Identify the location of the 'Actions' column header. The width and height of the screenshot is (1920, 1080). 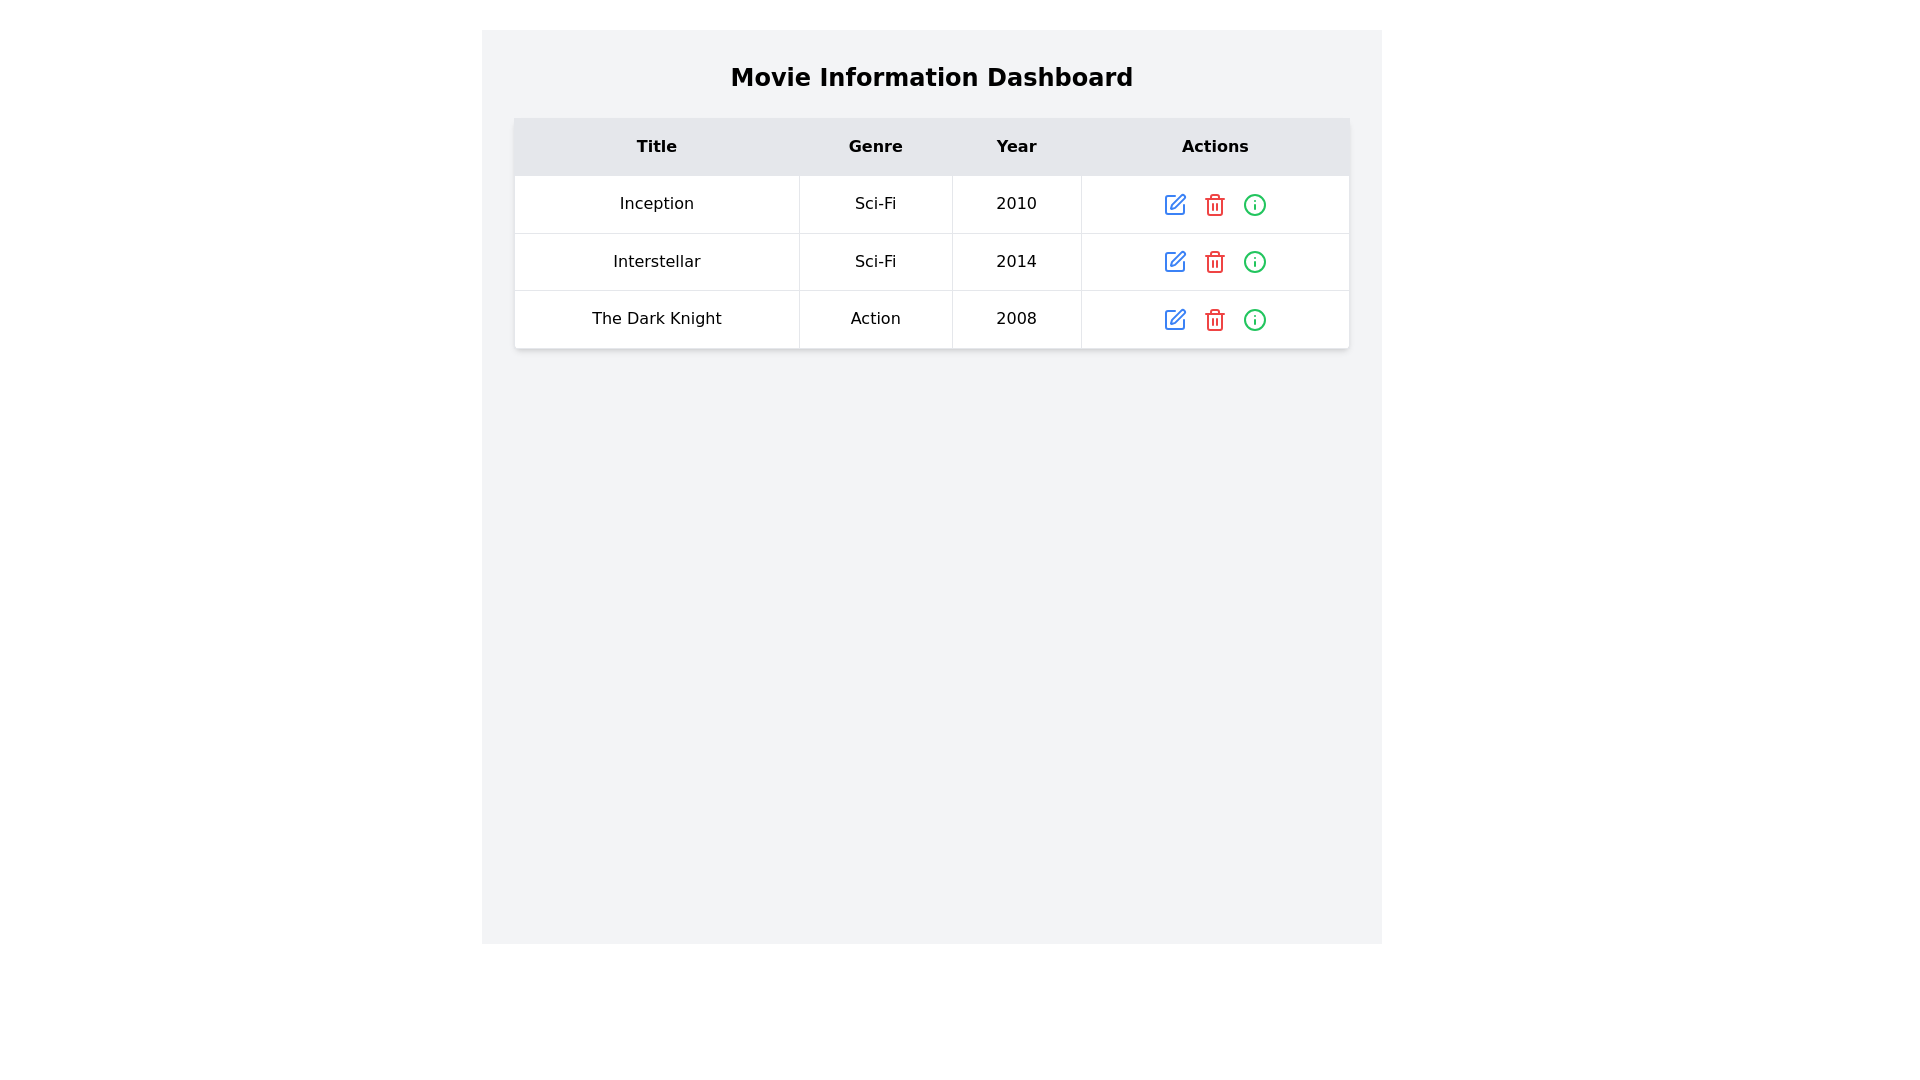
(1214, 145).